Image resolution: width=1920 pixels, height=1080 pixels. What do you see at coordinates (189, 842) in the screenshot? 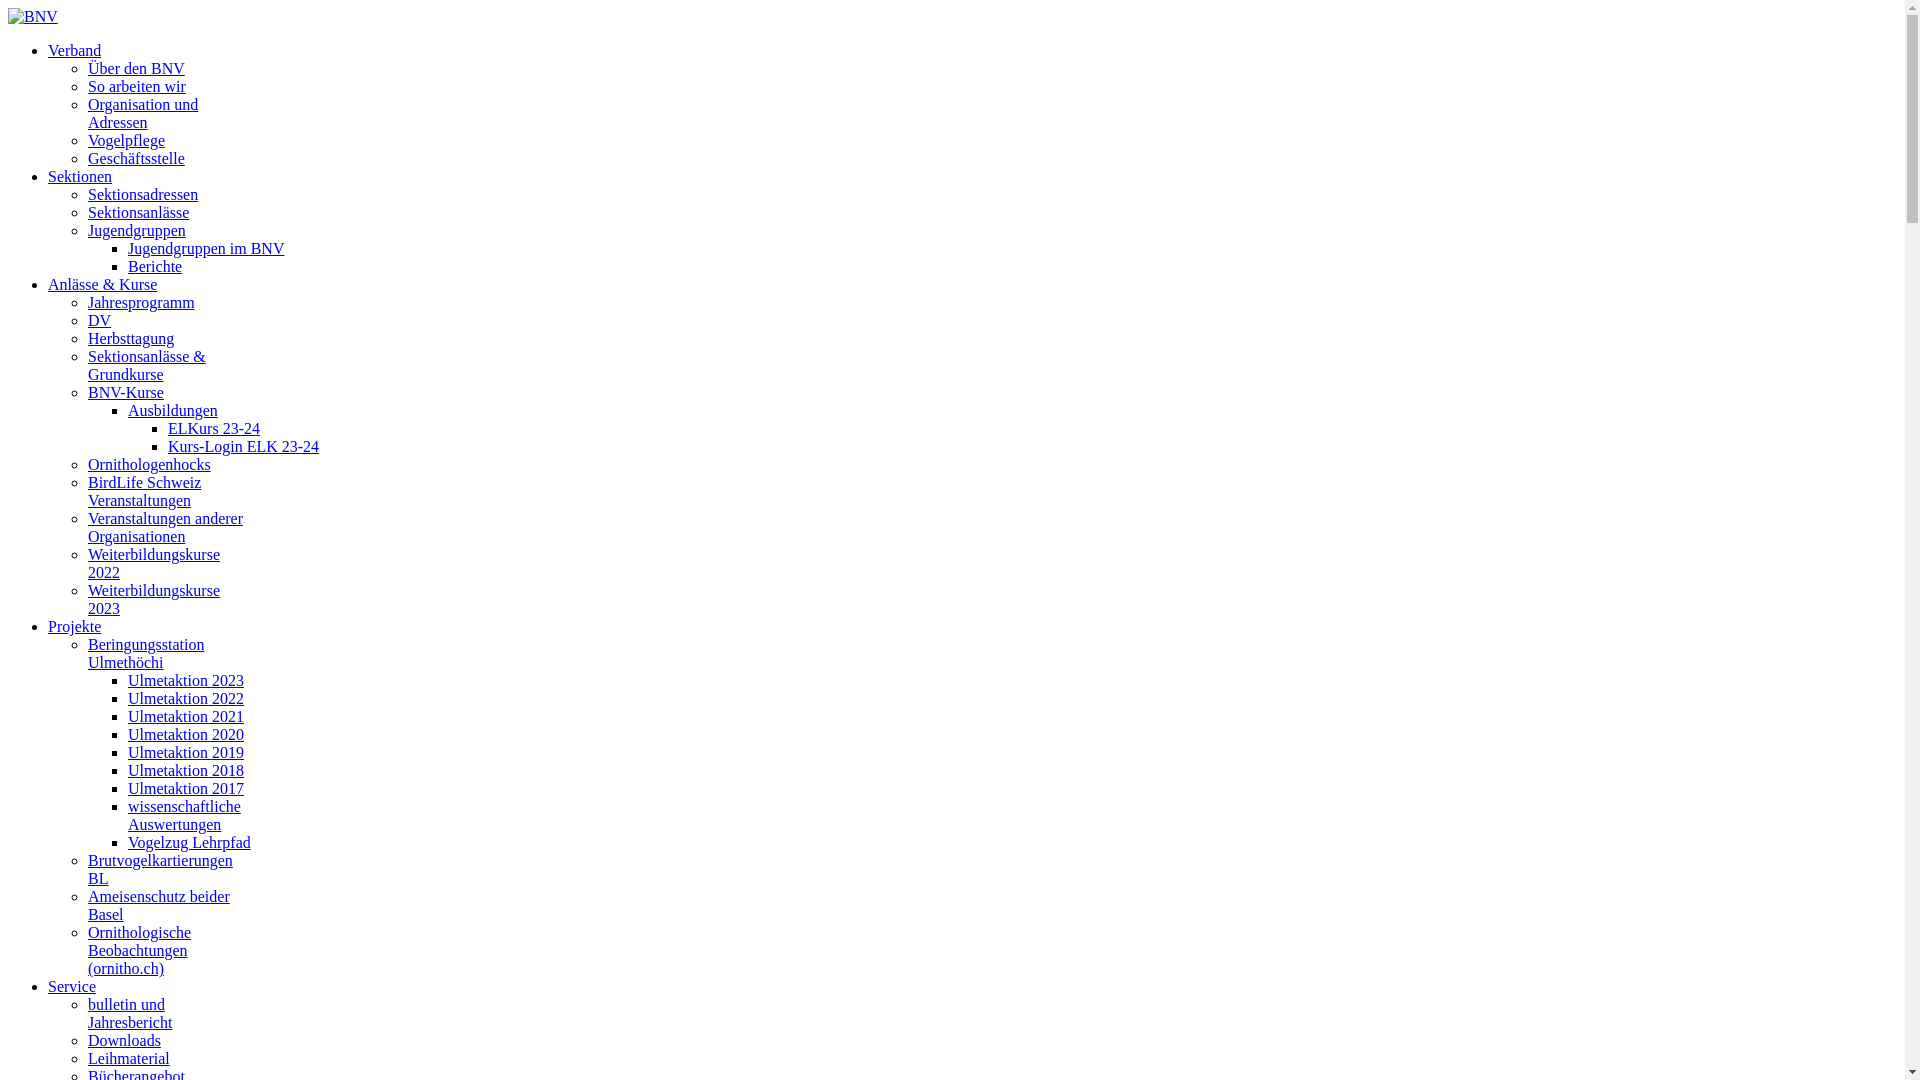
I see `'Vogelzug Lehrpfad'` at bounding box center [189, 842].